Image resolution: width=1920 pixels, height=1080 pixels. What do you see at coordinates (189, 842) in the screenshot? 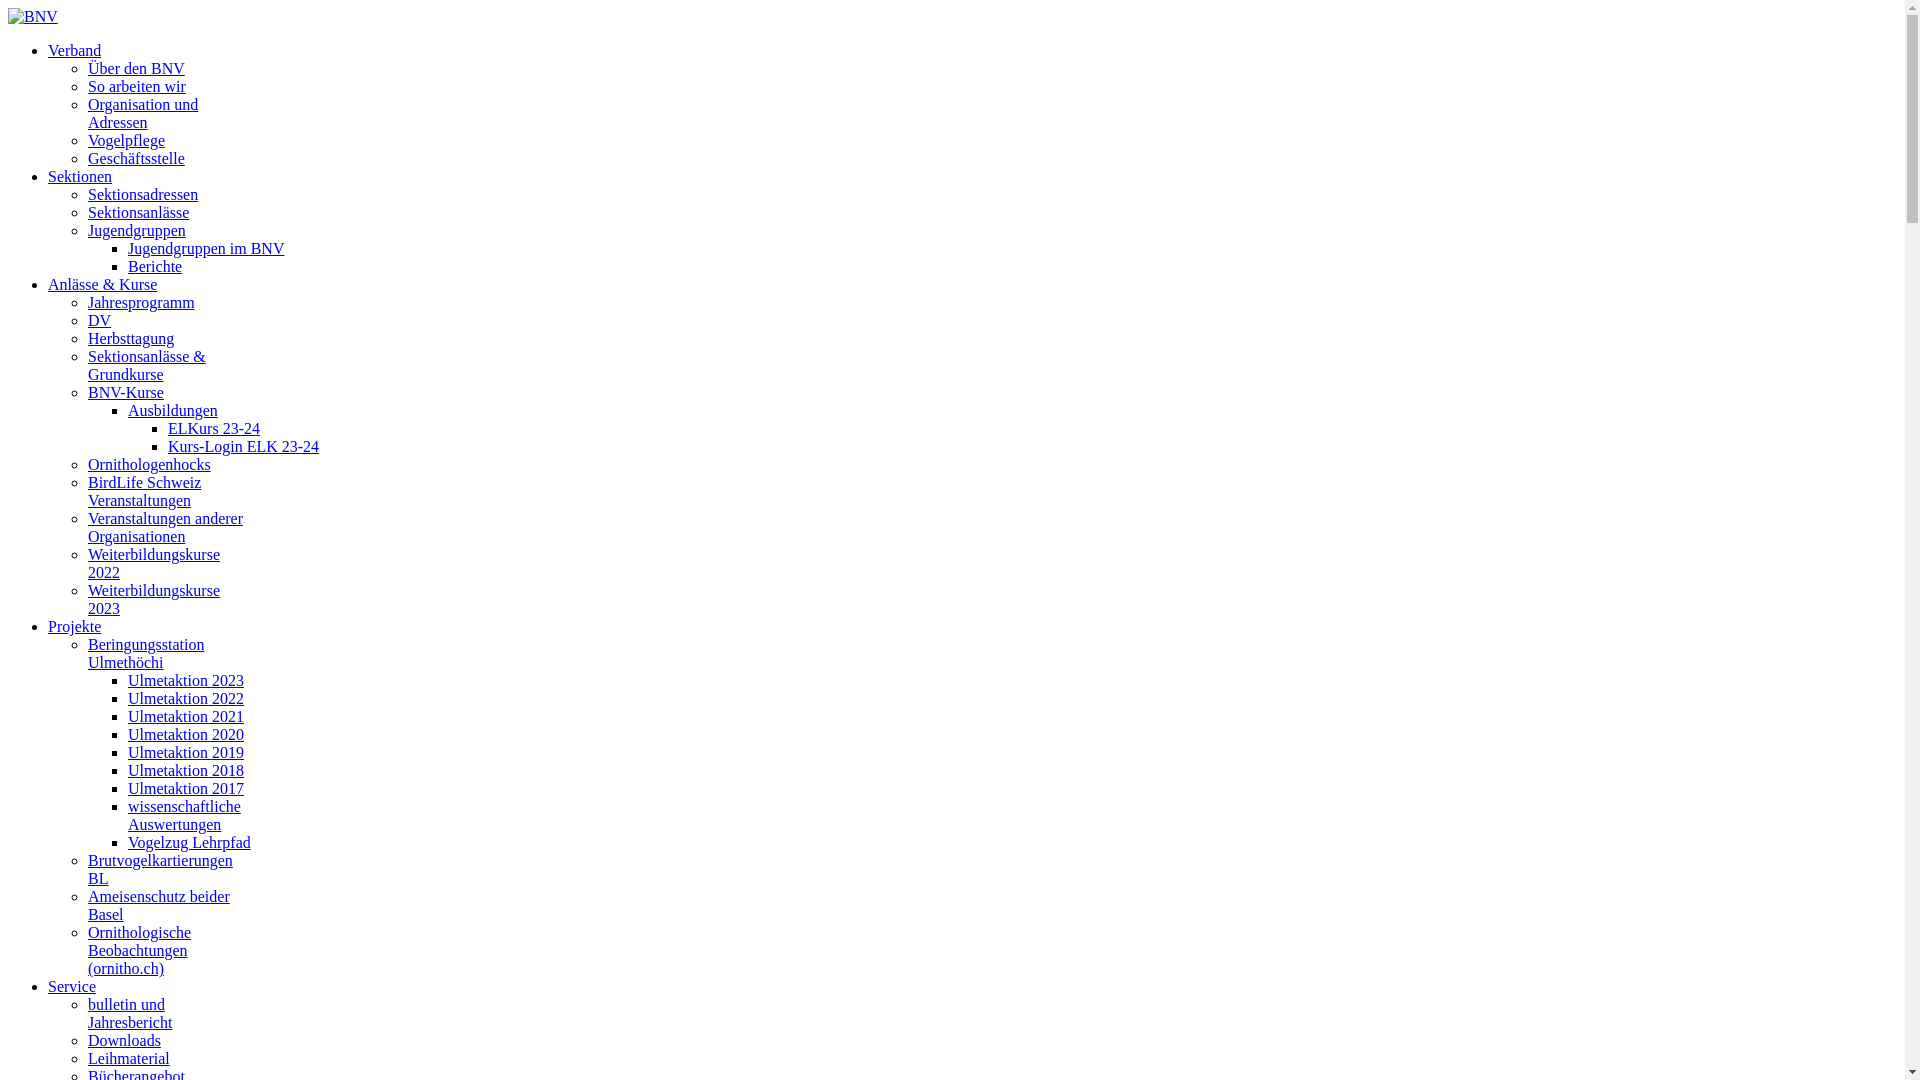
I see `'Vogelzug Lehrpfad'` at bounding box center [189, 842].